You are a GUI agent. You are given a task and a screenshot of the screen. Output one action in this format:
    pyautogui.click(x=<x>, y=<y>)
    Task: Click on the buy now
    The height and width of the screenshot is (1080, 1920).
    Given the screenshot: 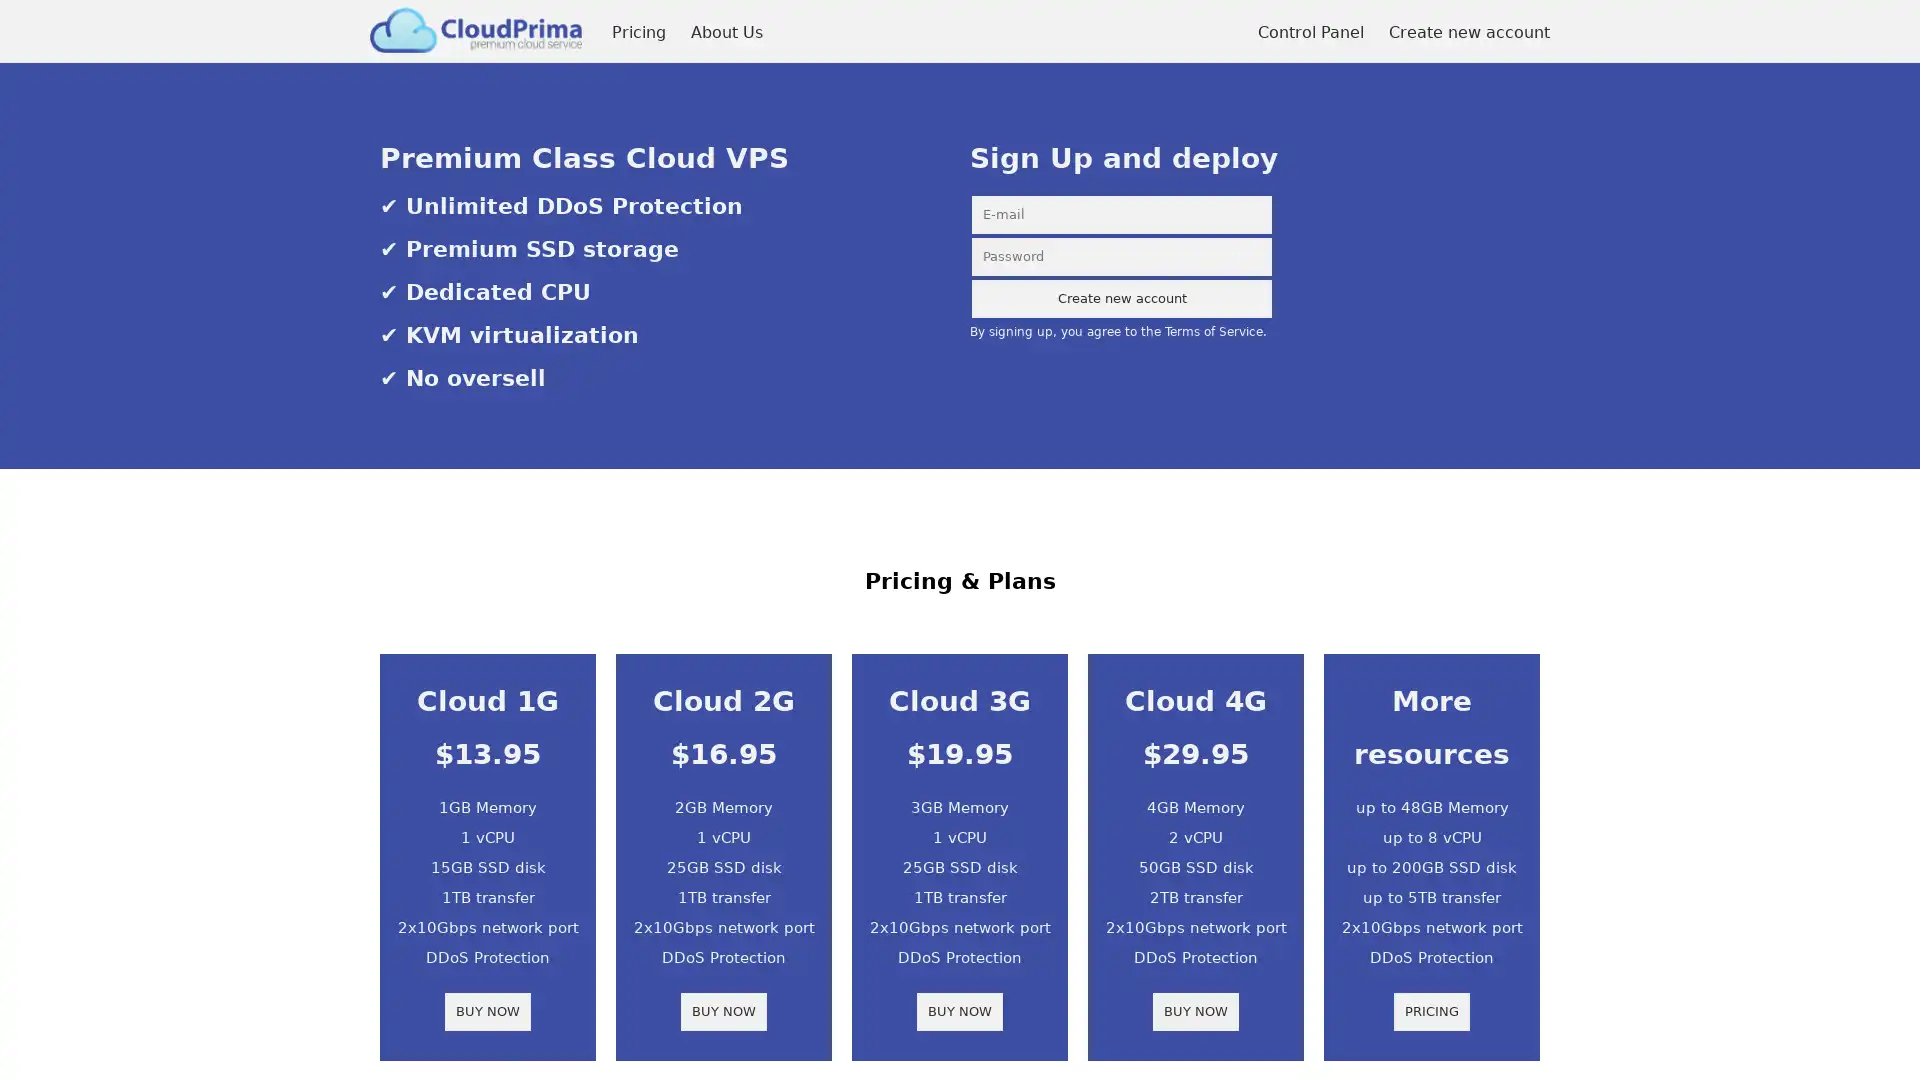 What is the action you would take?
    pyautogui.click(x=488, y=1011)
    